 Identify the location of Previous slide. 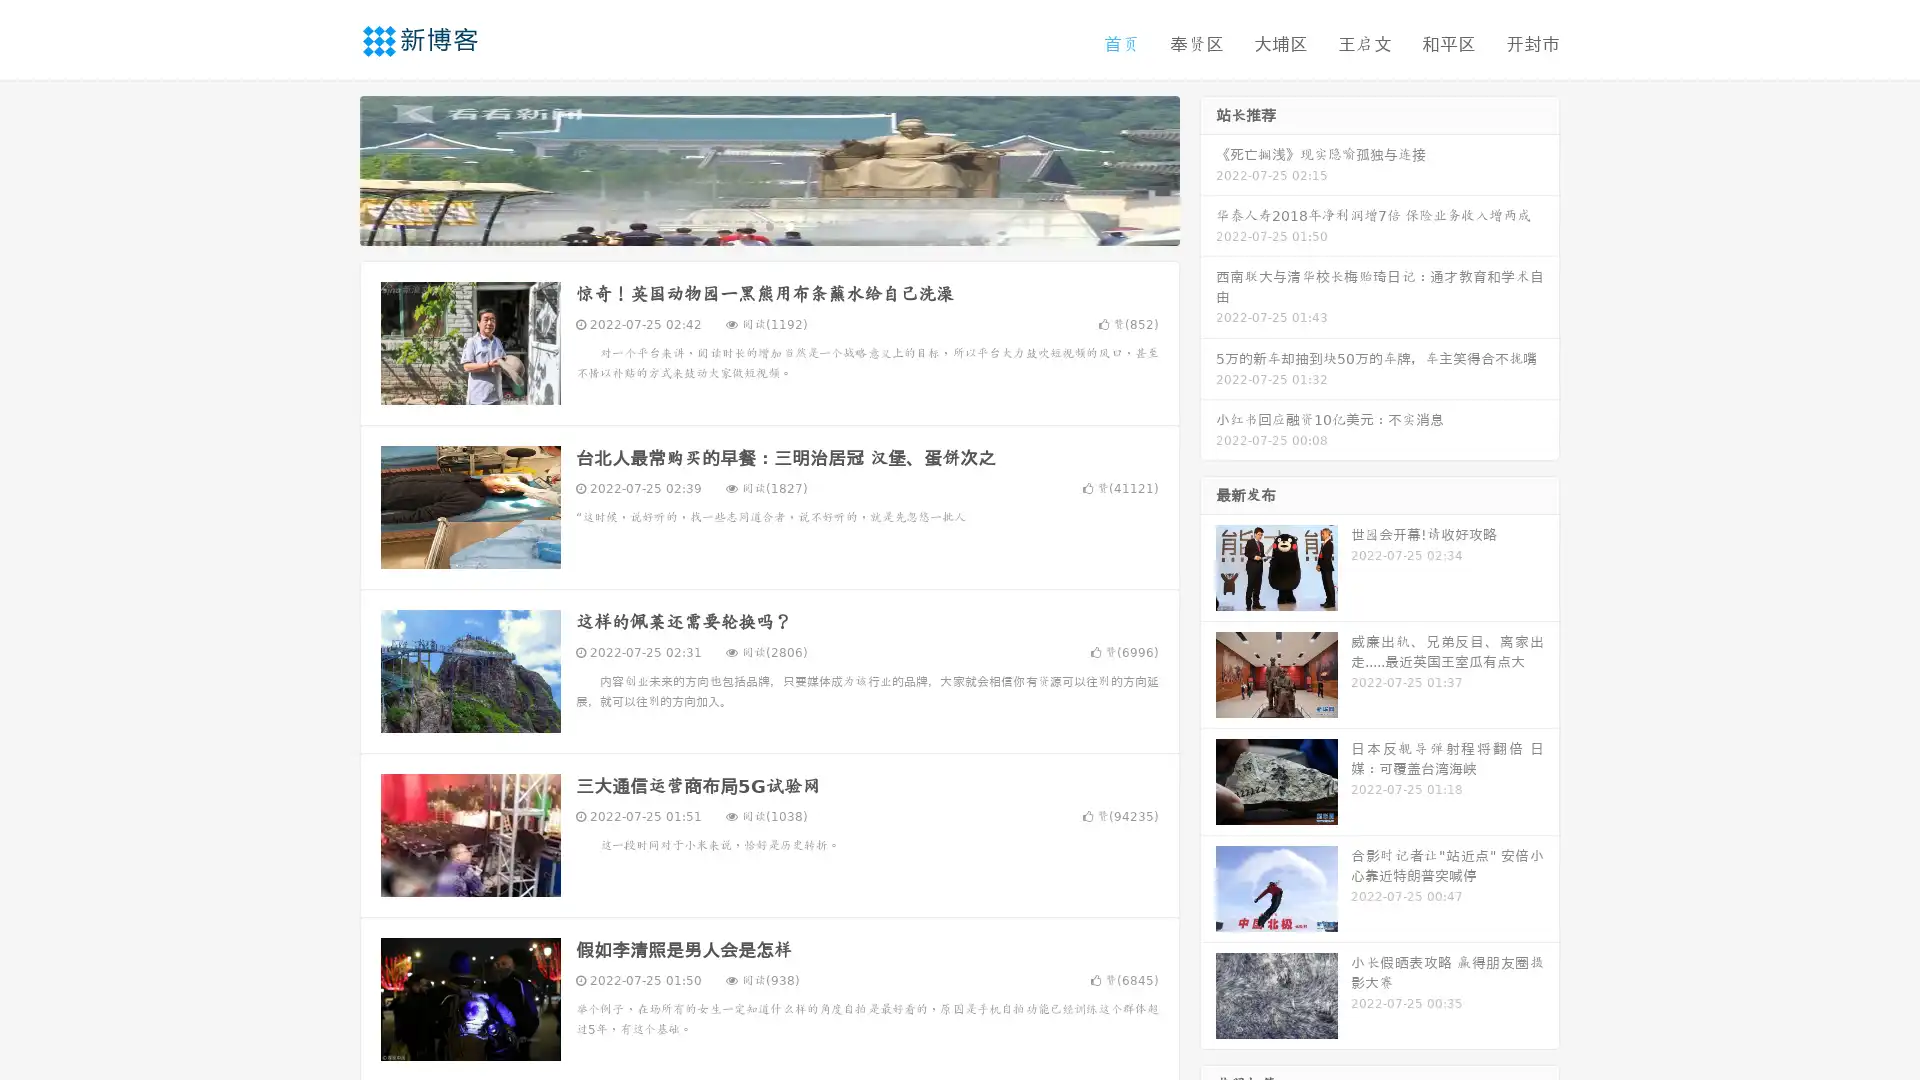
(330, 168).